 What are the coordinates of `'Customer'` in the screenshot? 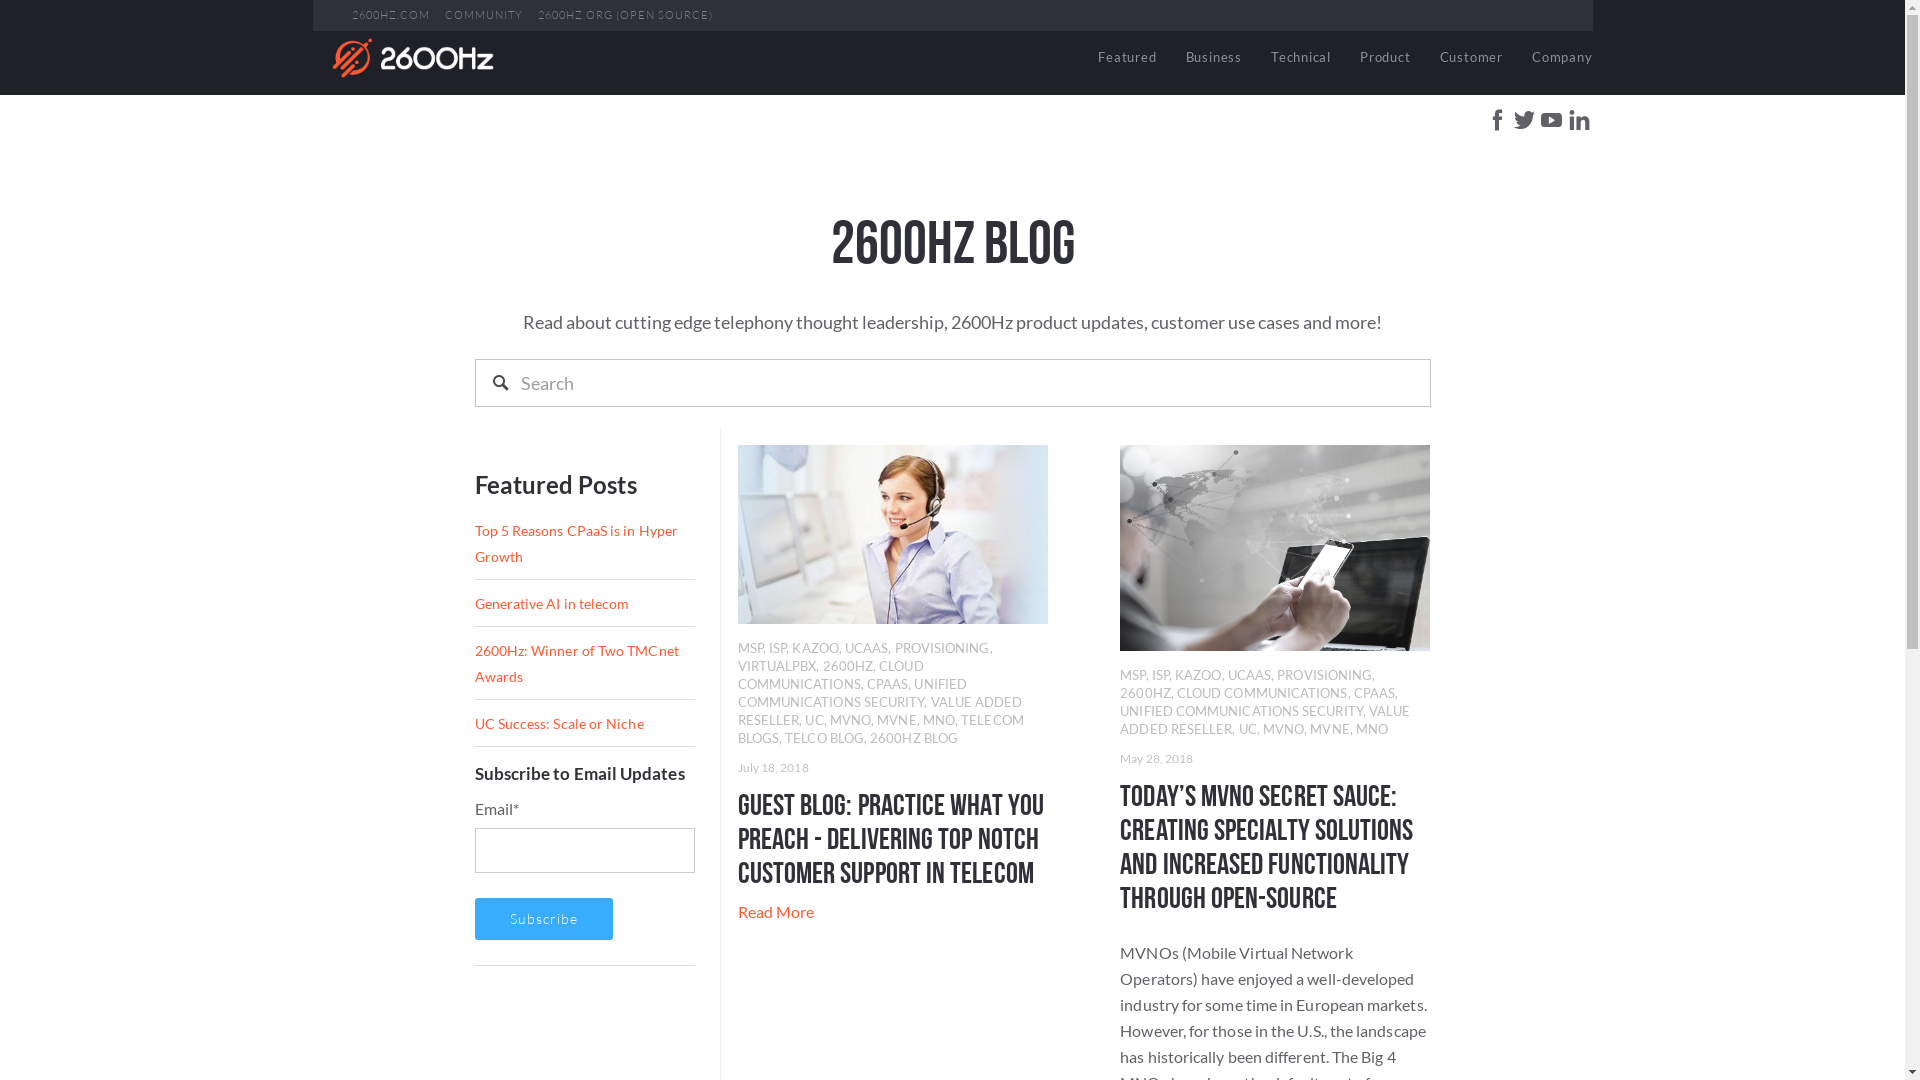 It's located at (1471, 57).